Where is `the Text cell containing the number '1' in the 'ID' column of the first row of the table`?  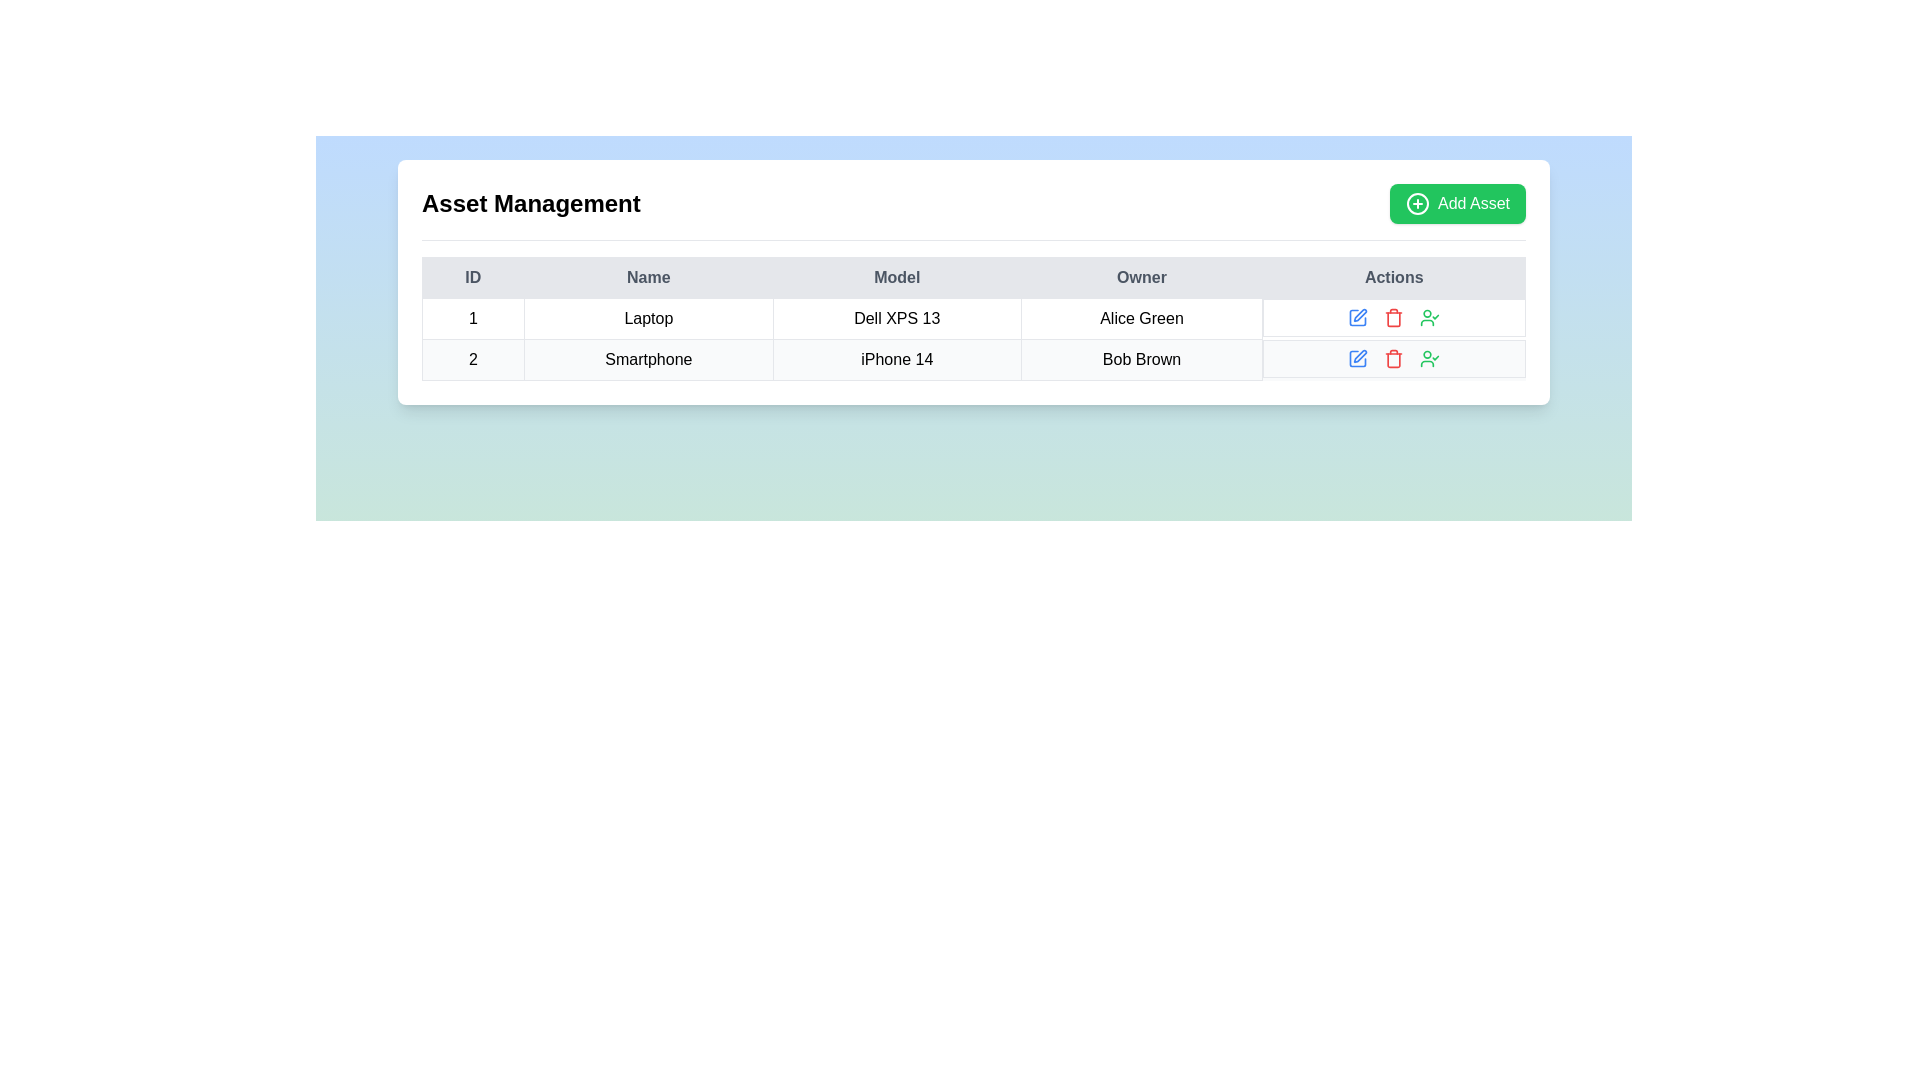
the Text cell containing the number '1' in the 'ID' column of the first row of the table is located at coordinates (472, 318).